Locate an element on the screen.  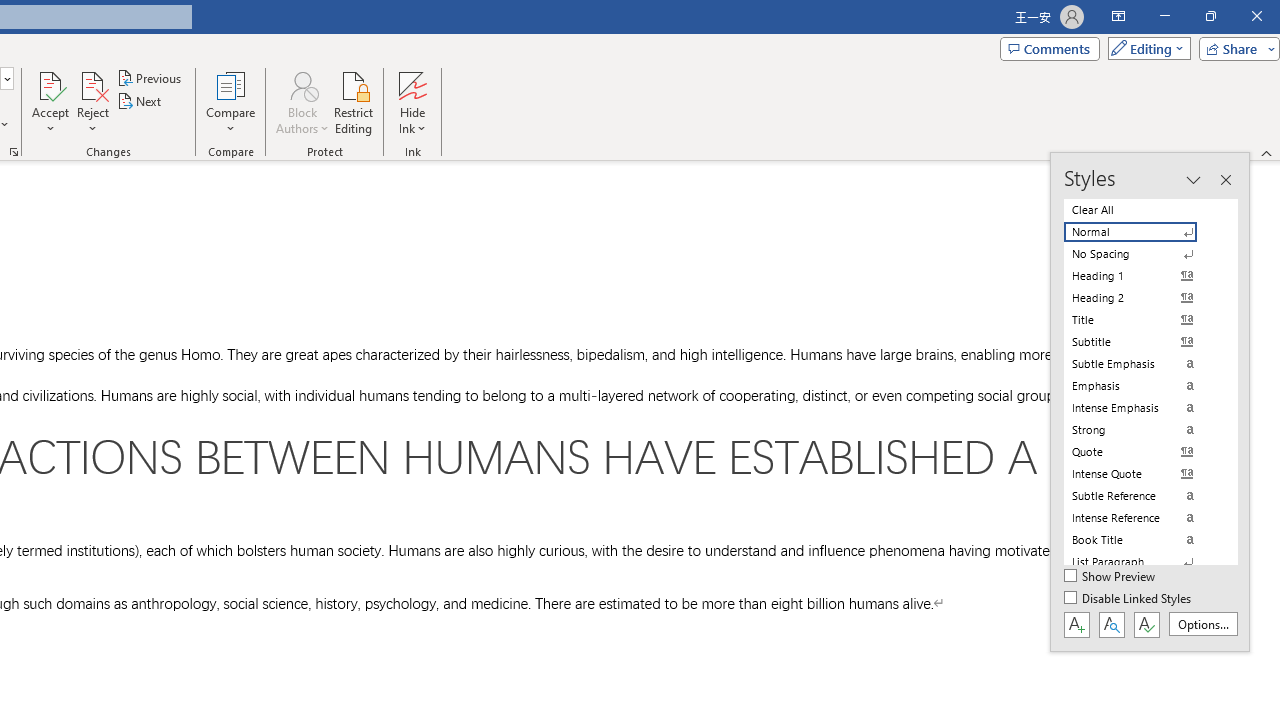
'Heading 2' is located at coordinates (1142, 298).